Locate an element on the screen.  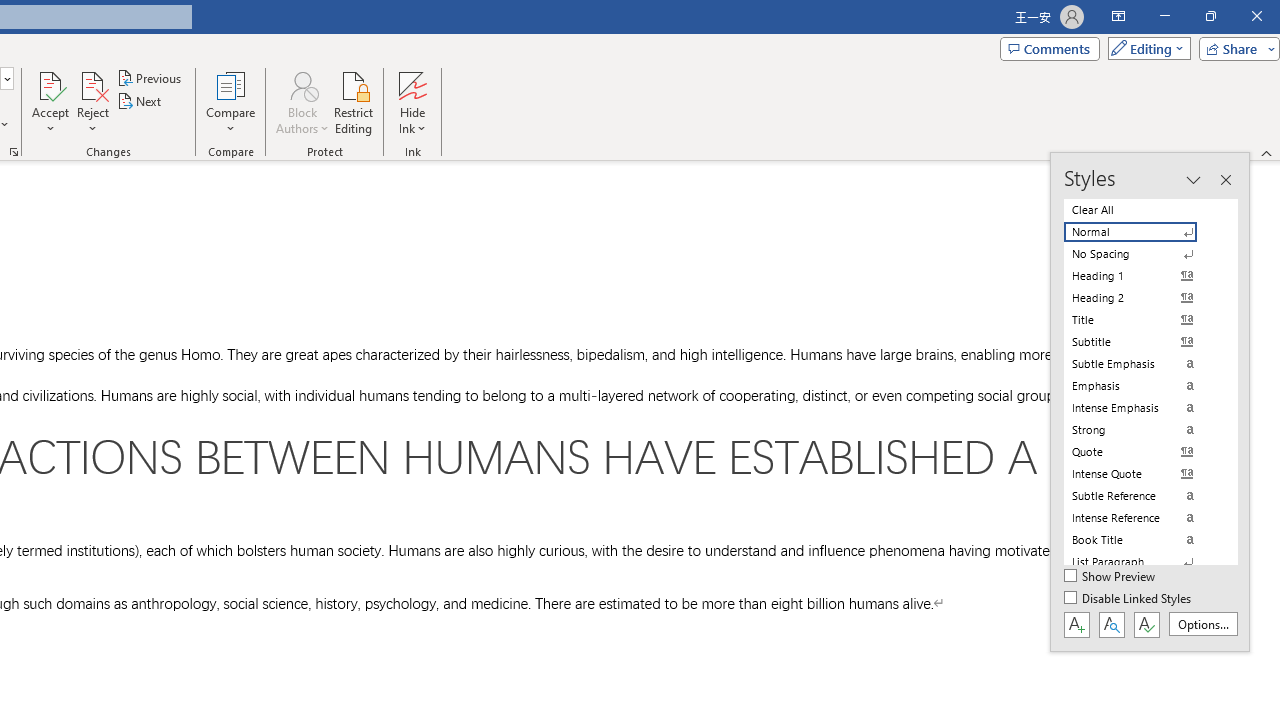
'Heading 2' is located at coordinates (1142, 298).